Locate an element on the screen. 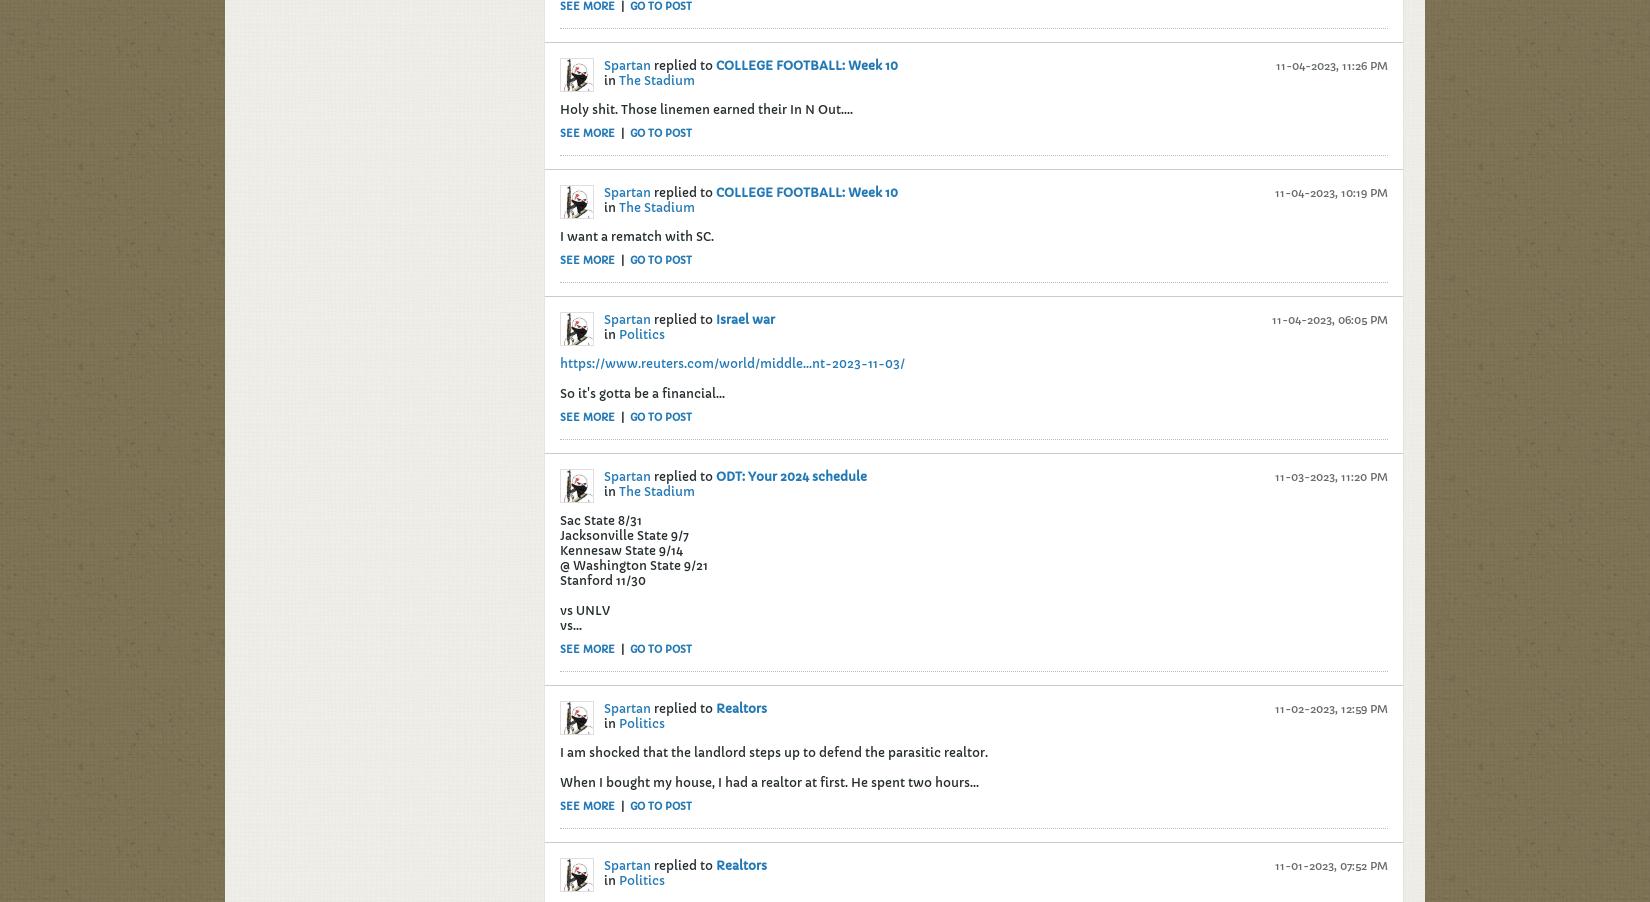 This screenshot has height=902, width=1650. 'ODT: Your 2024 schedule' is located at coordinates (790, 474).